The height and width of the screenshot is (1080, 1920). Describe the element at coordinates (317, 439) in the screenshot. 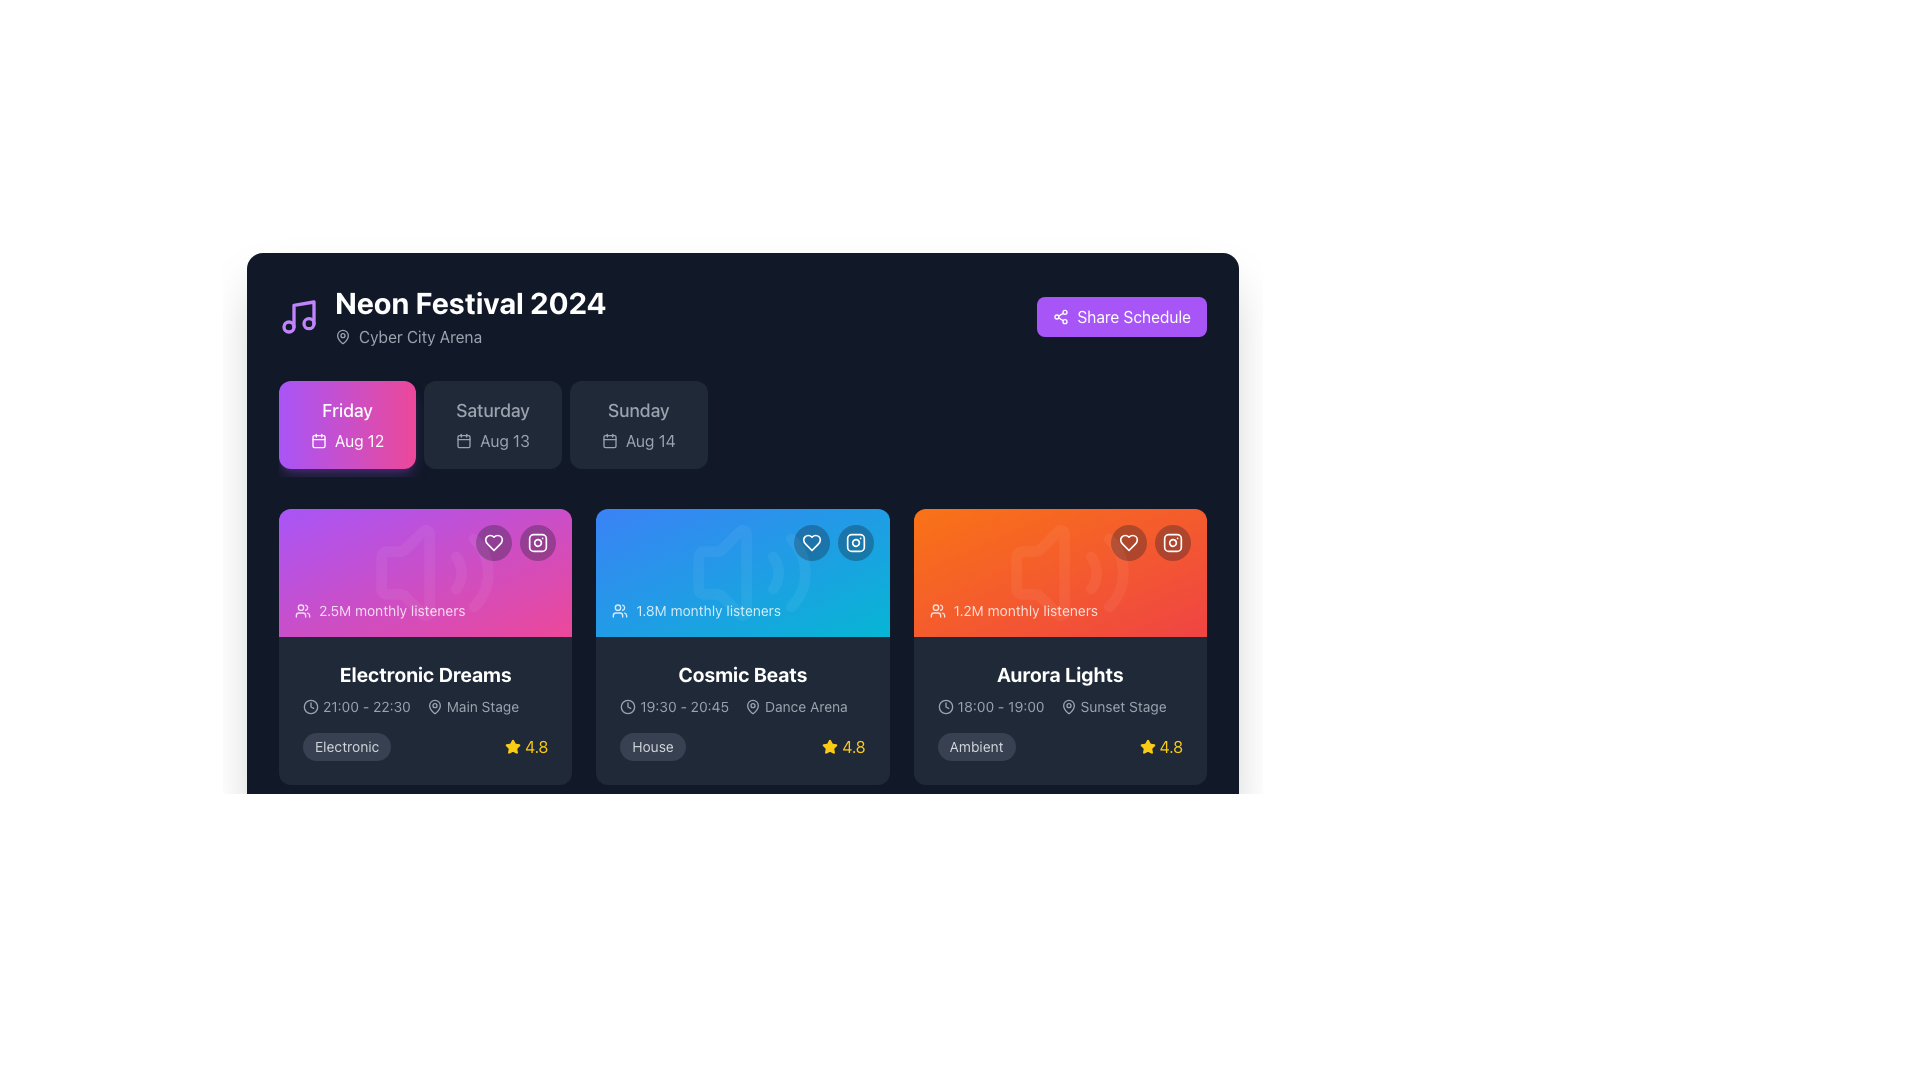

I see `the calendar icon located` at that location.